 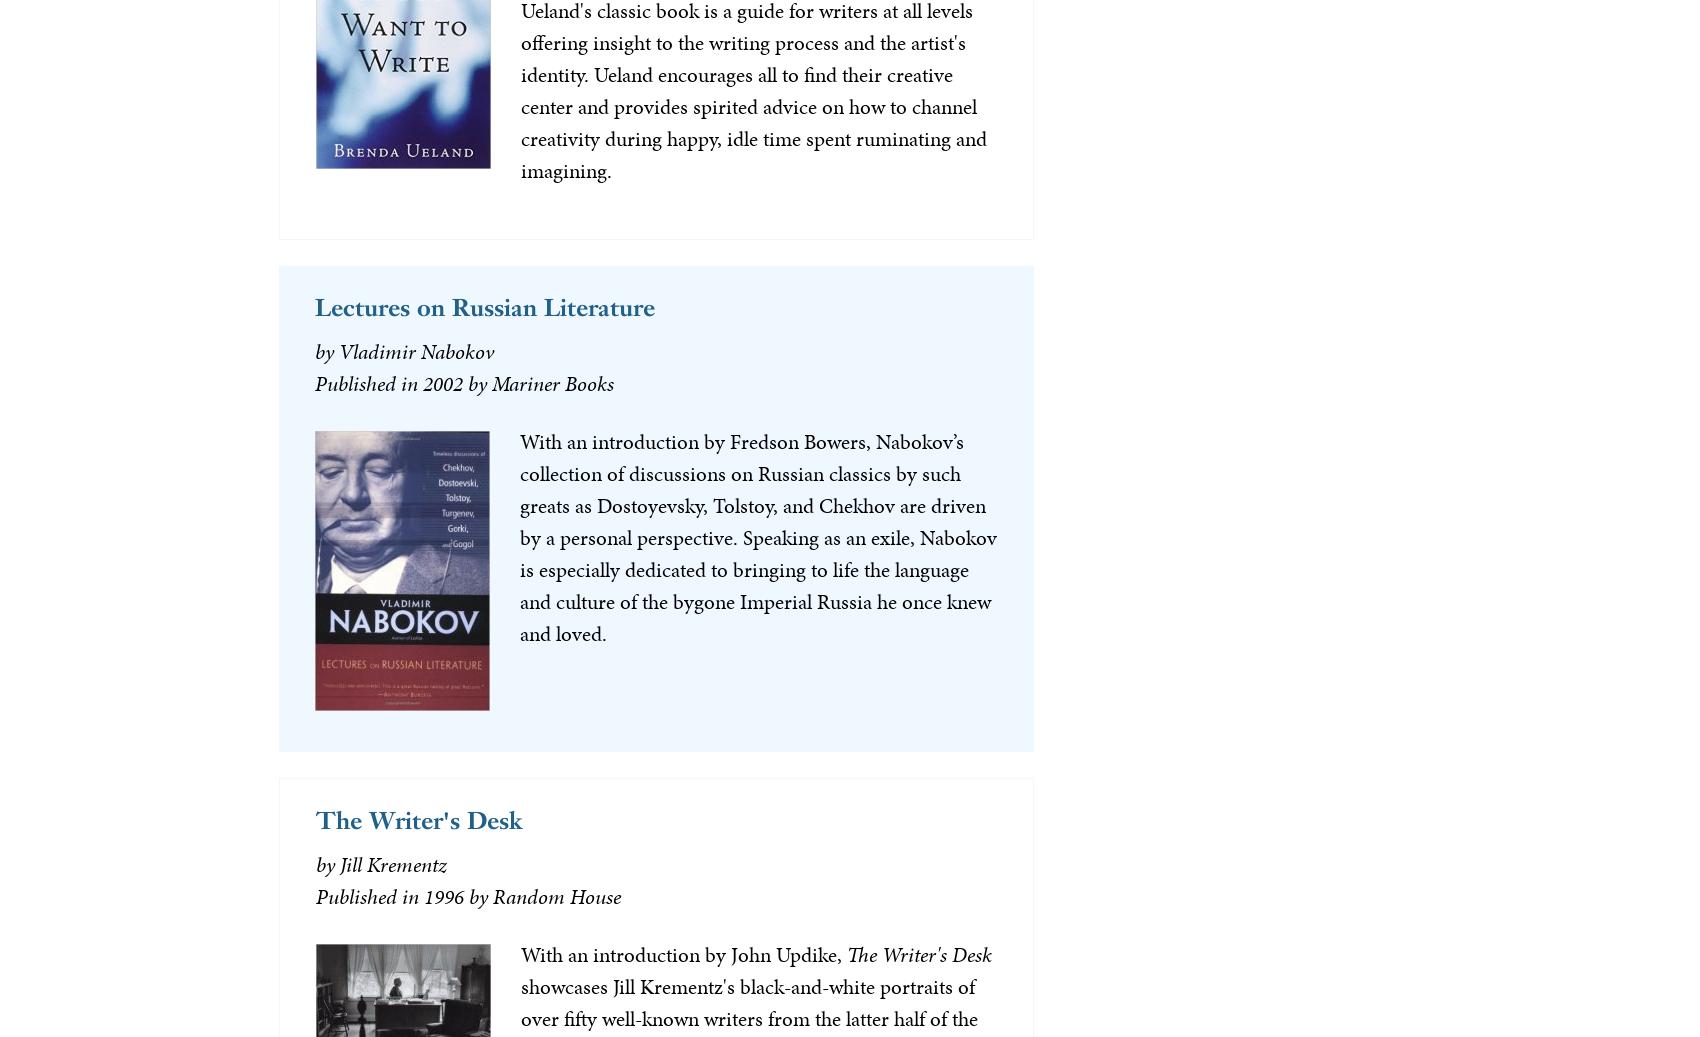 What do you see at coordinates (543, 895) in the screenshot?
I see `'by Random House'` at bounding box center [543, 895].